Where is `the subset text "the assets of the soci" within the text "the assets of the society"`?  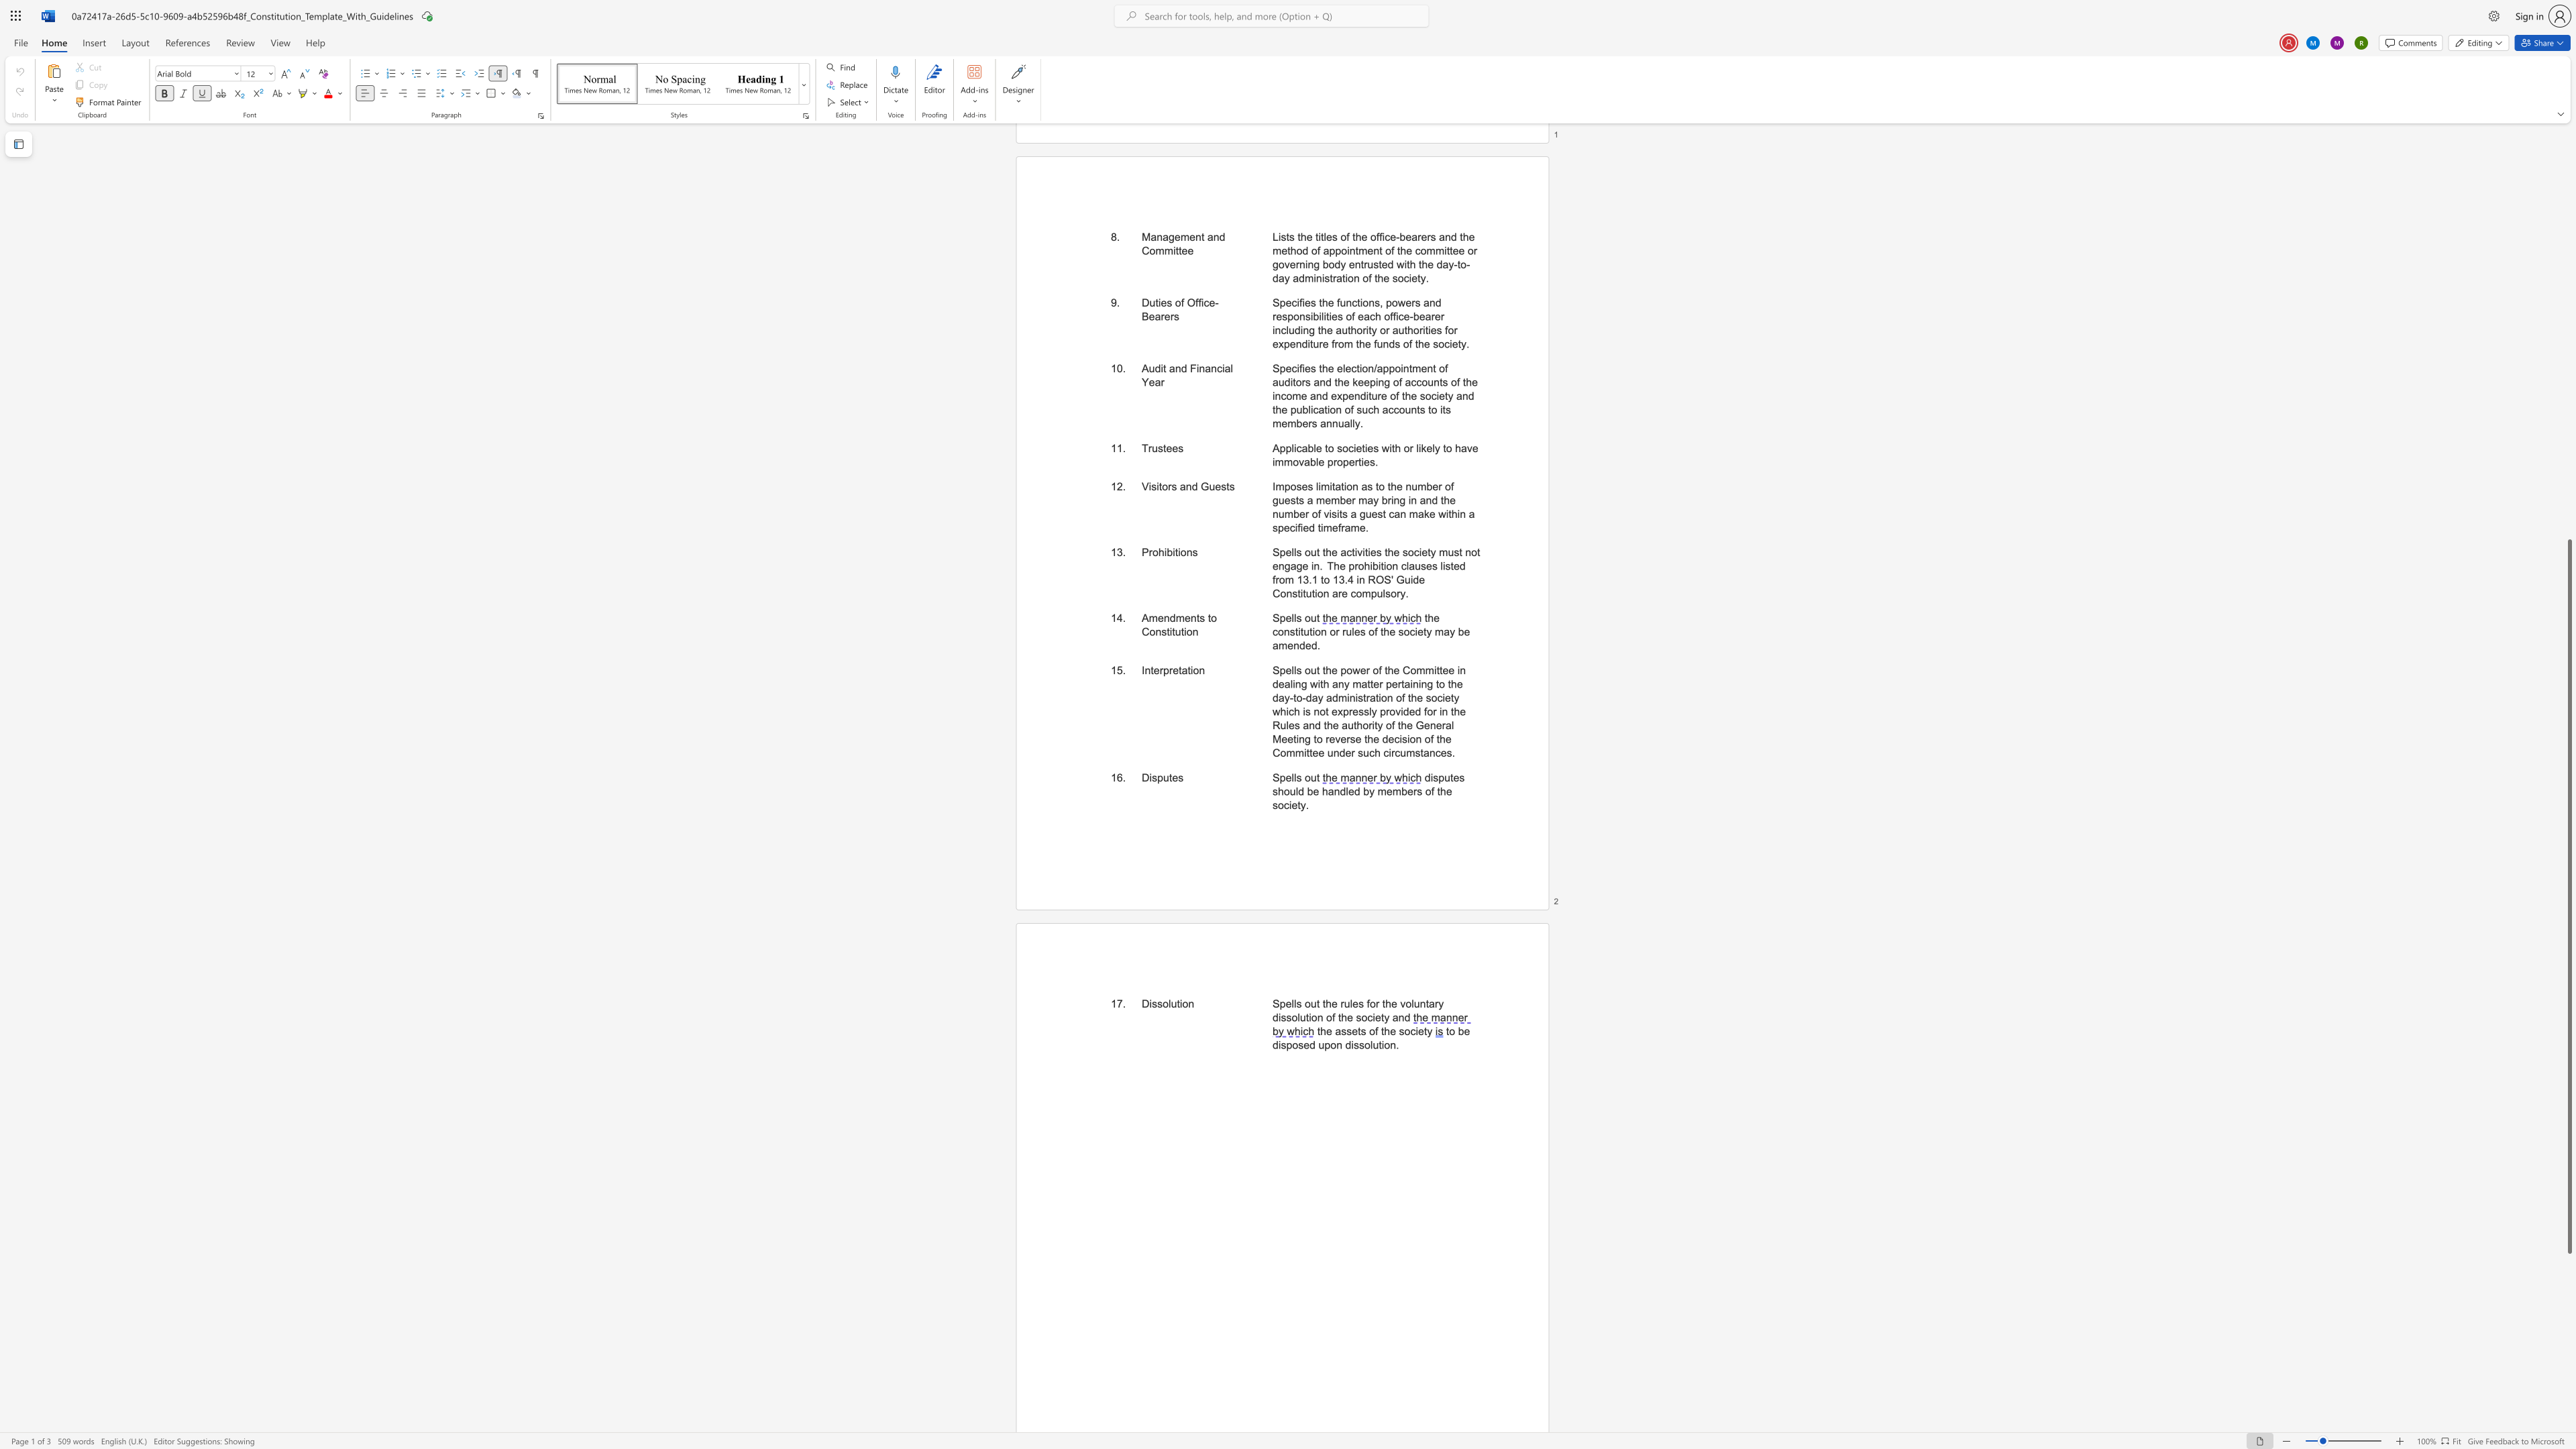 the subset text "the assets of the soci" within the text "the assets of the society" is located at coordinates (1316, 1031).